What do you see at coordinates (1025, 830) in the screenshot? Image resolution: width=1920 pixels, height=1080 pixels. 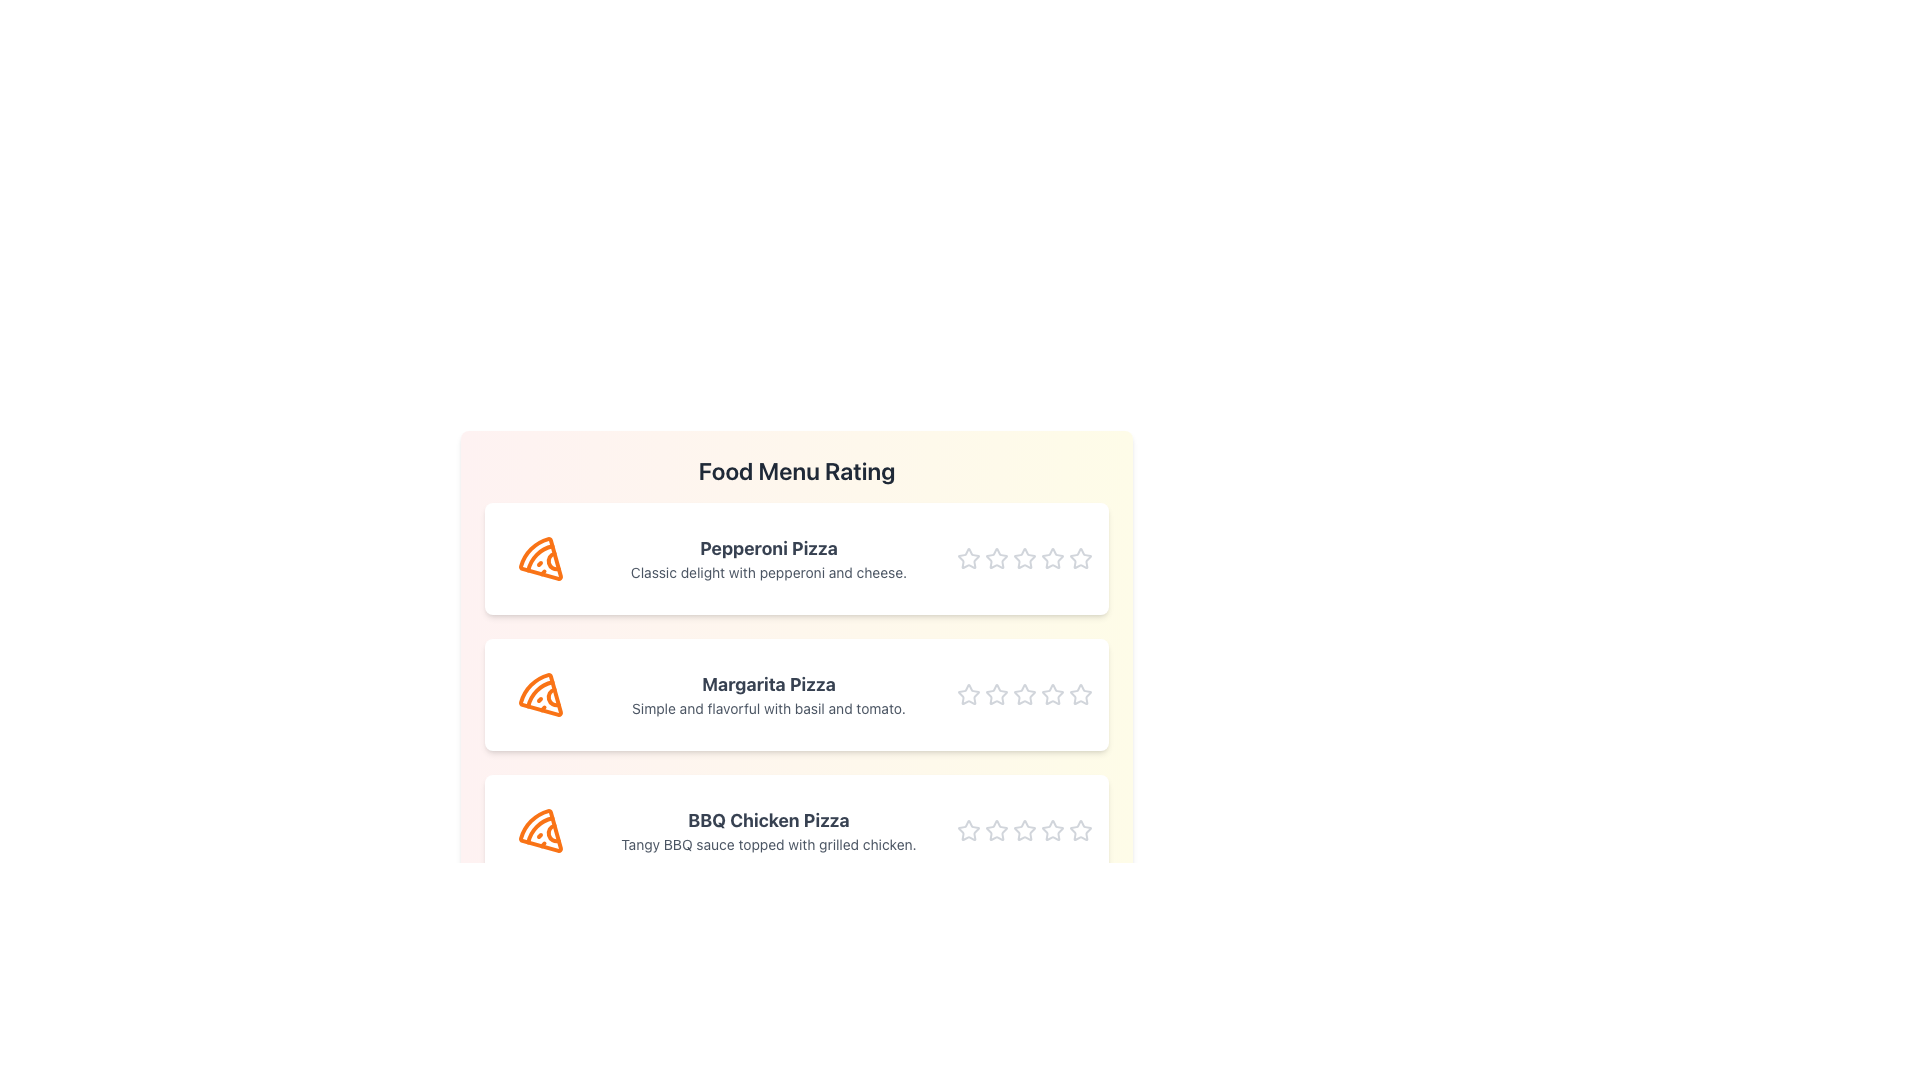 I see `the second star icon in the rating section for the 'BBQ Chicken Pizza' menu item` at bounding box center [1025, 830].